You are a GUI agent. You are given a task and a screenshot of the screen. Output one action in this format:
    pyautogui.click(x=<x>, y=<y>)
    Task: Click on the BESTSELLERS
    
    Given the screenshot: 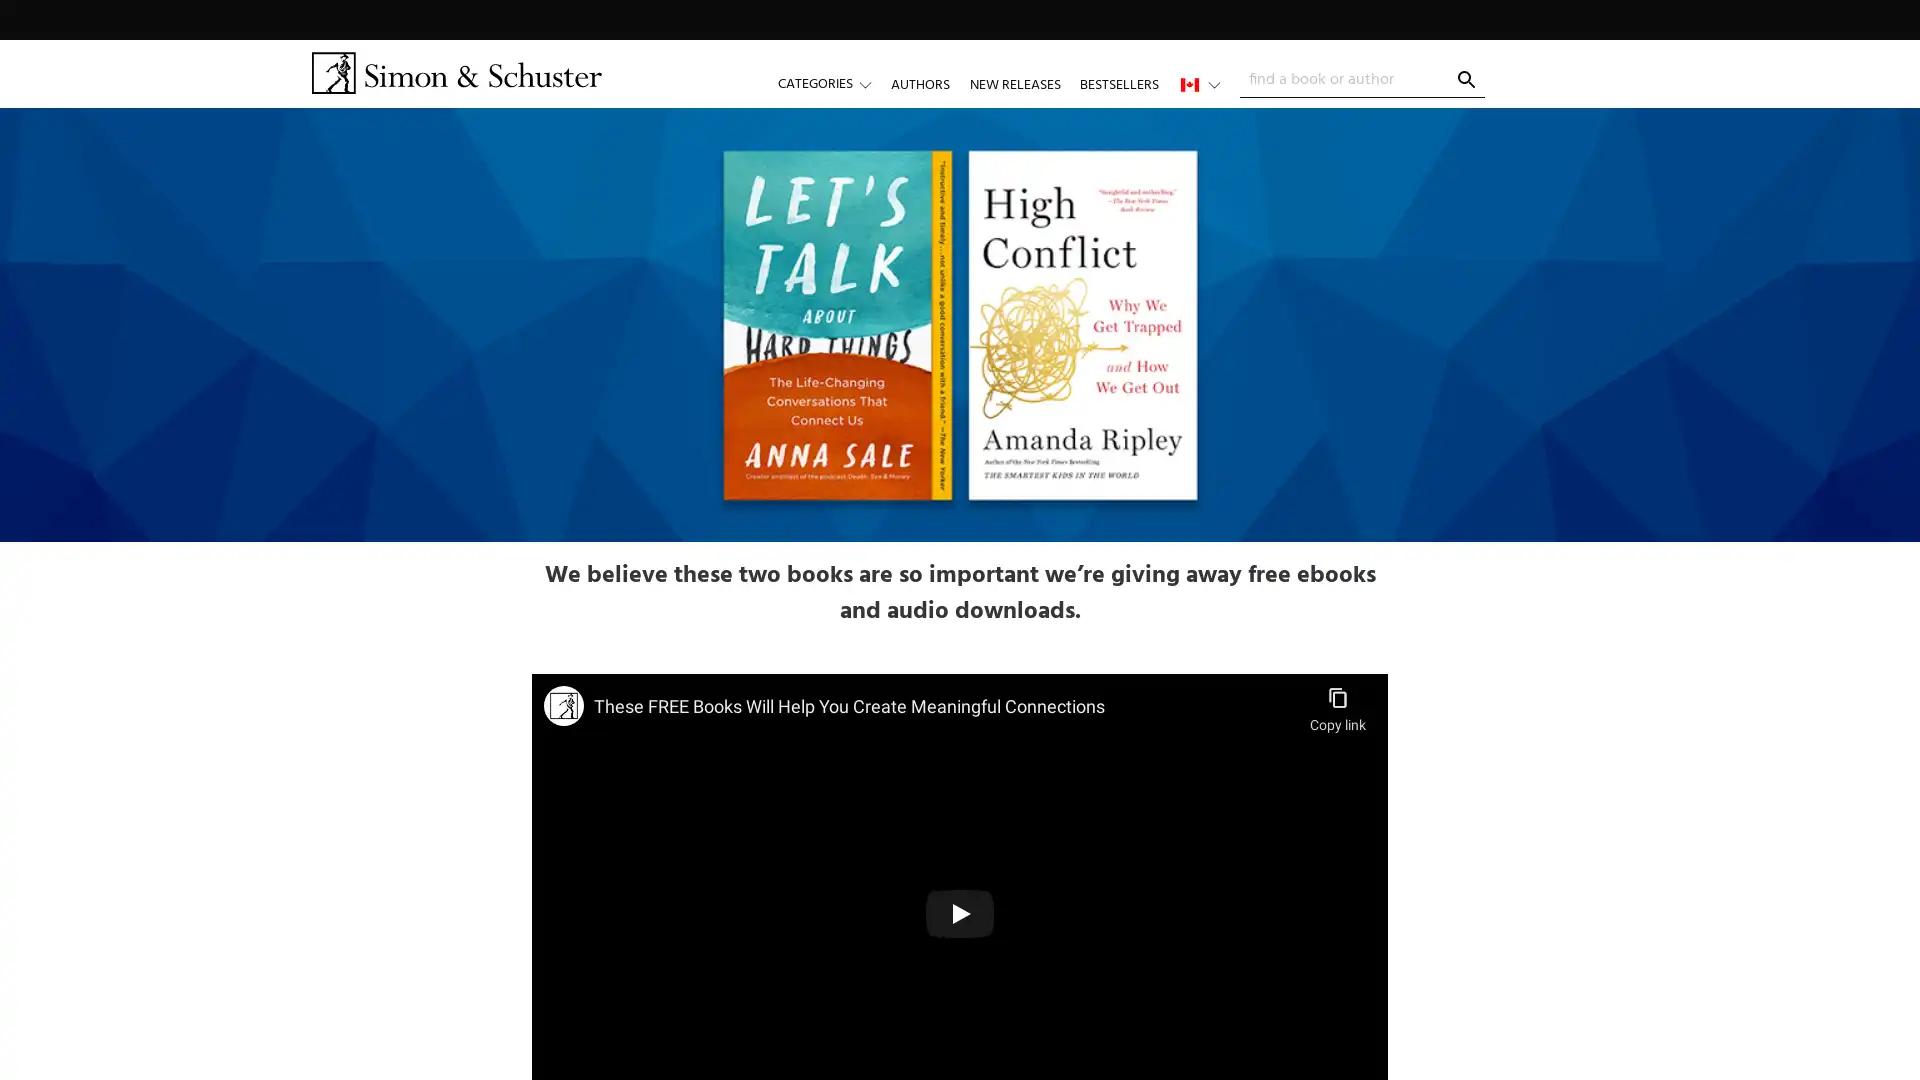 What is the action you would take?
    pyautogui.click(x=1117, y=83)
    